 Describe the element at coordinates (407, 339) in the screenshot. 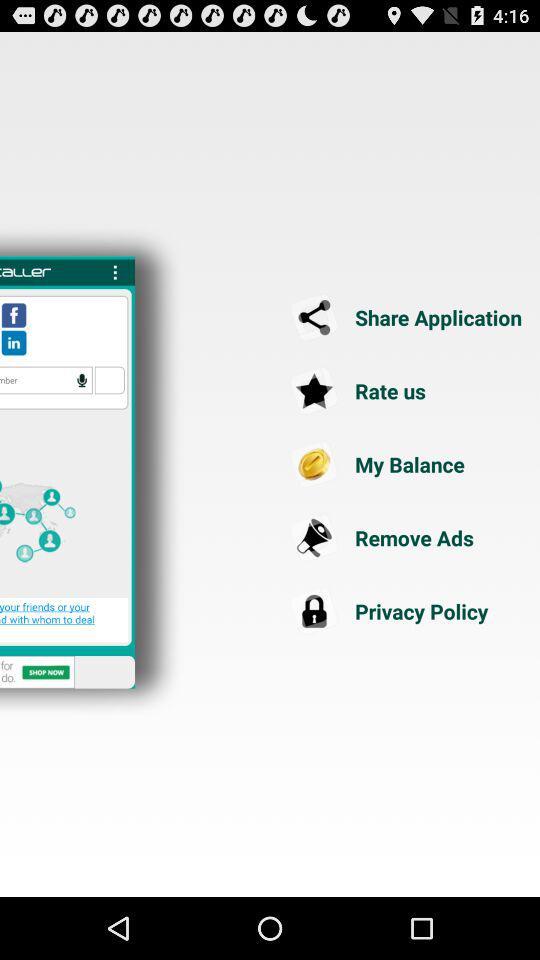

I see `the arrow_backward icon` at that location.